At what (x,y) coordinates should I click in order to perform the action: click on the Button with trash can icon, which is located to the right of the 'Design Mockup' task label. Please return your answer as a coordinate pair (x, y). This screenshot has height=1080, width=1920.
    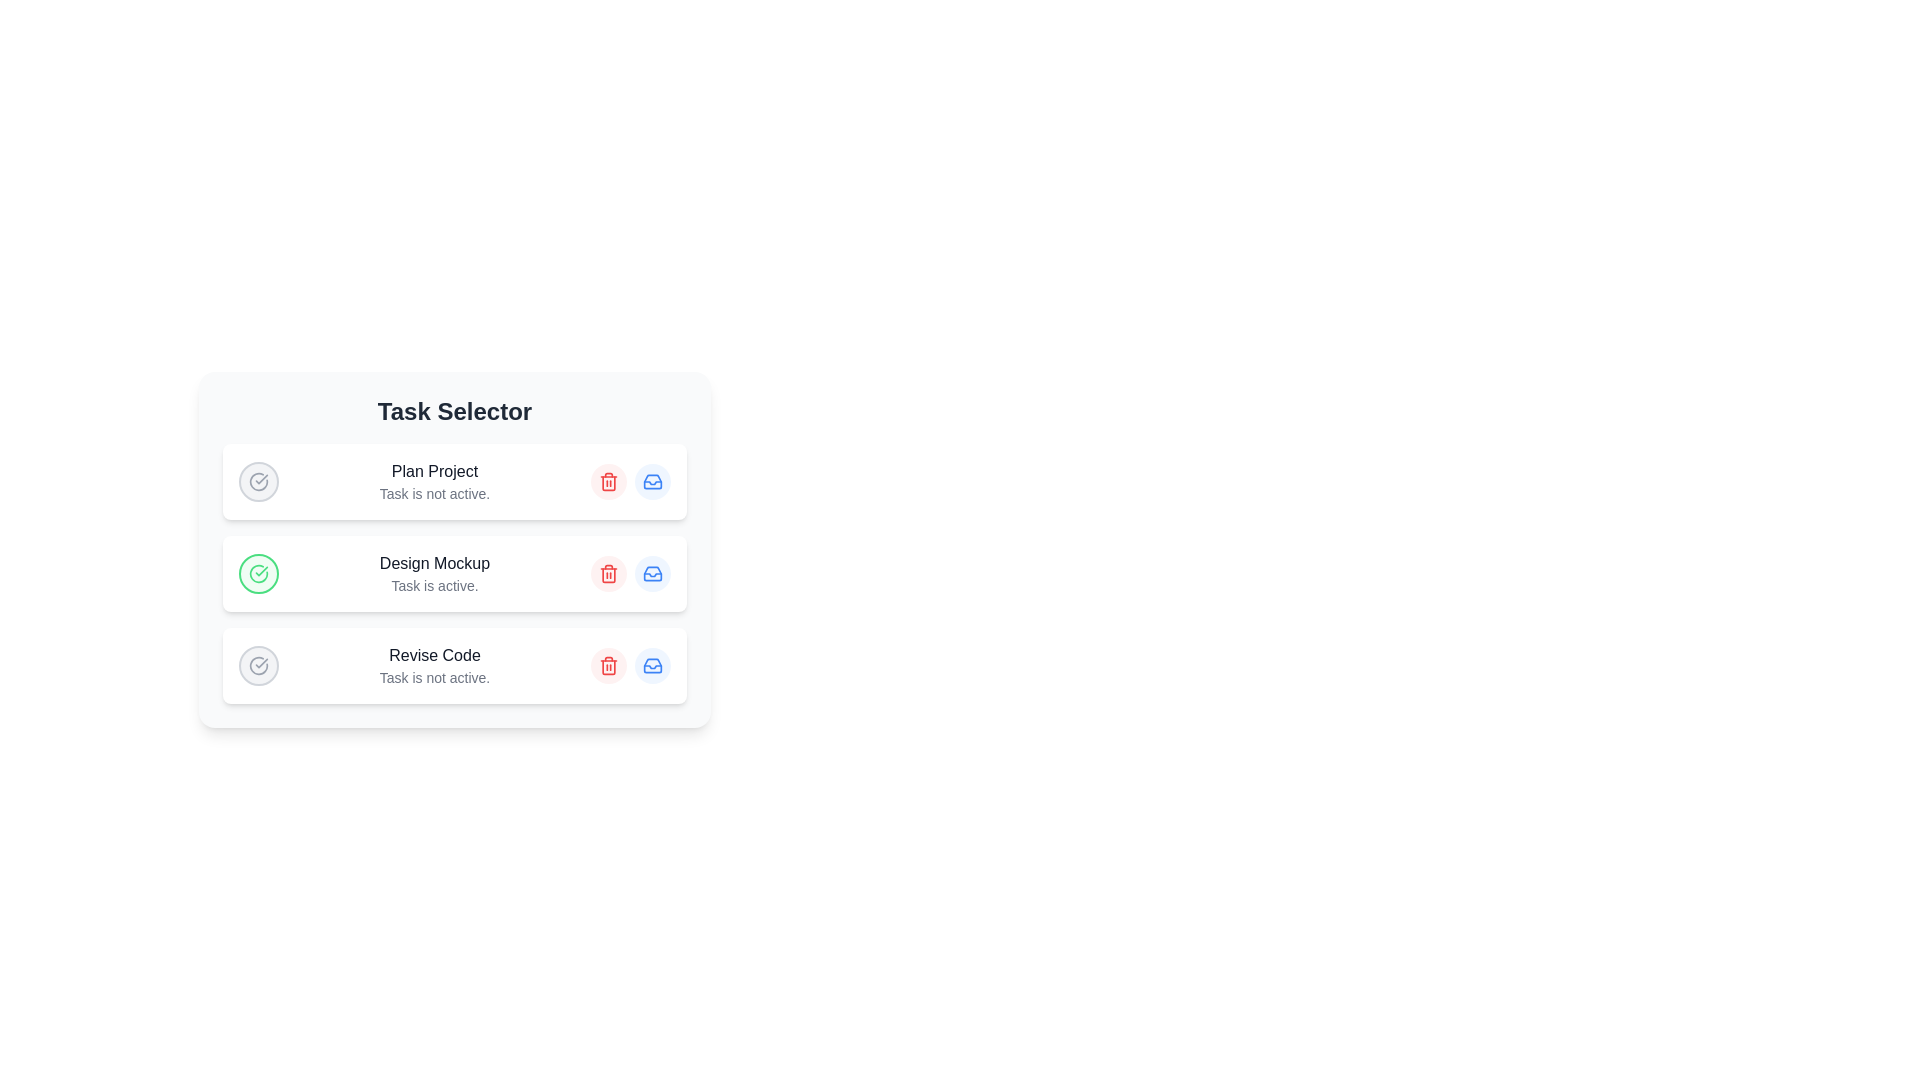
    Looking at the image, I should click on (608, 574).